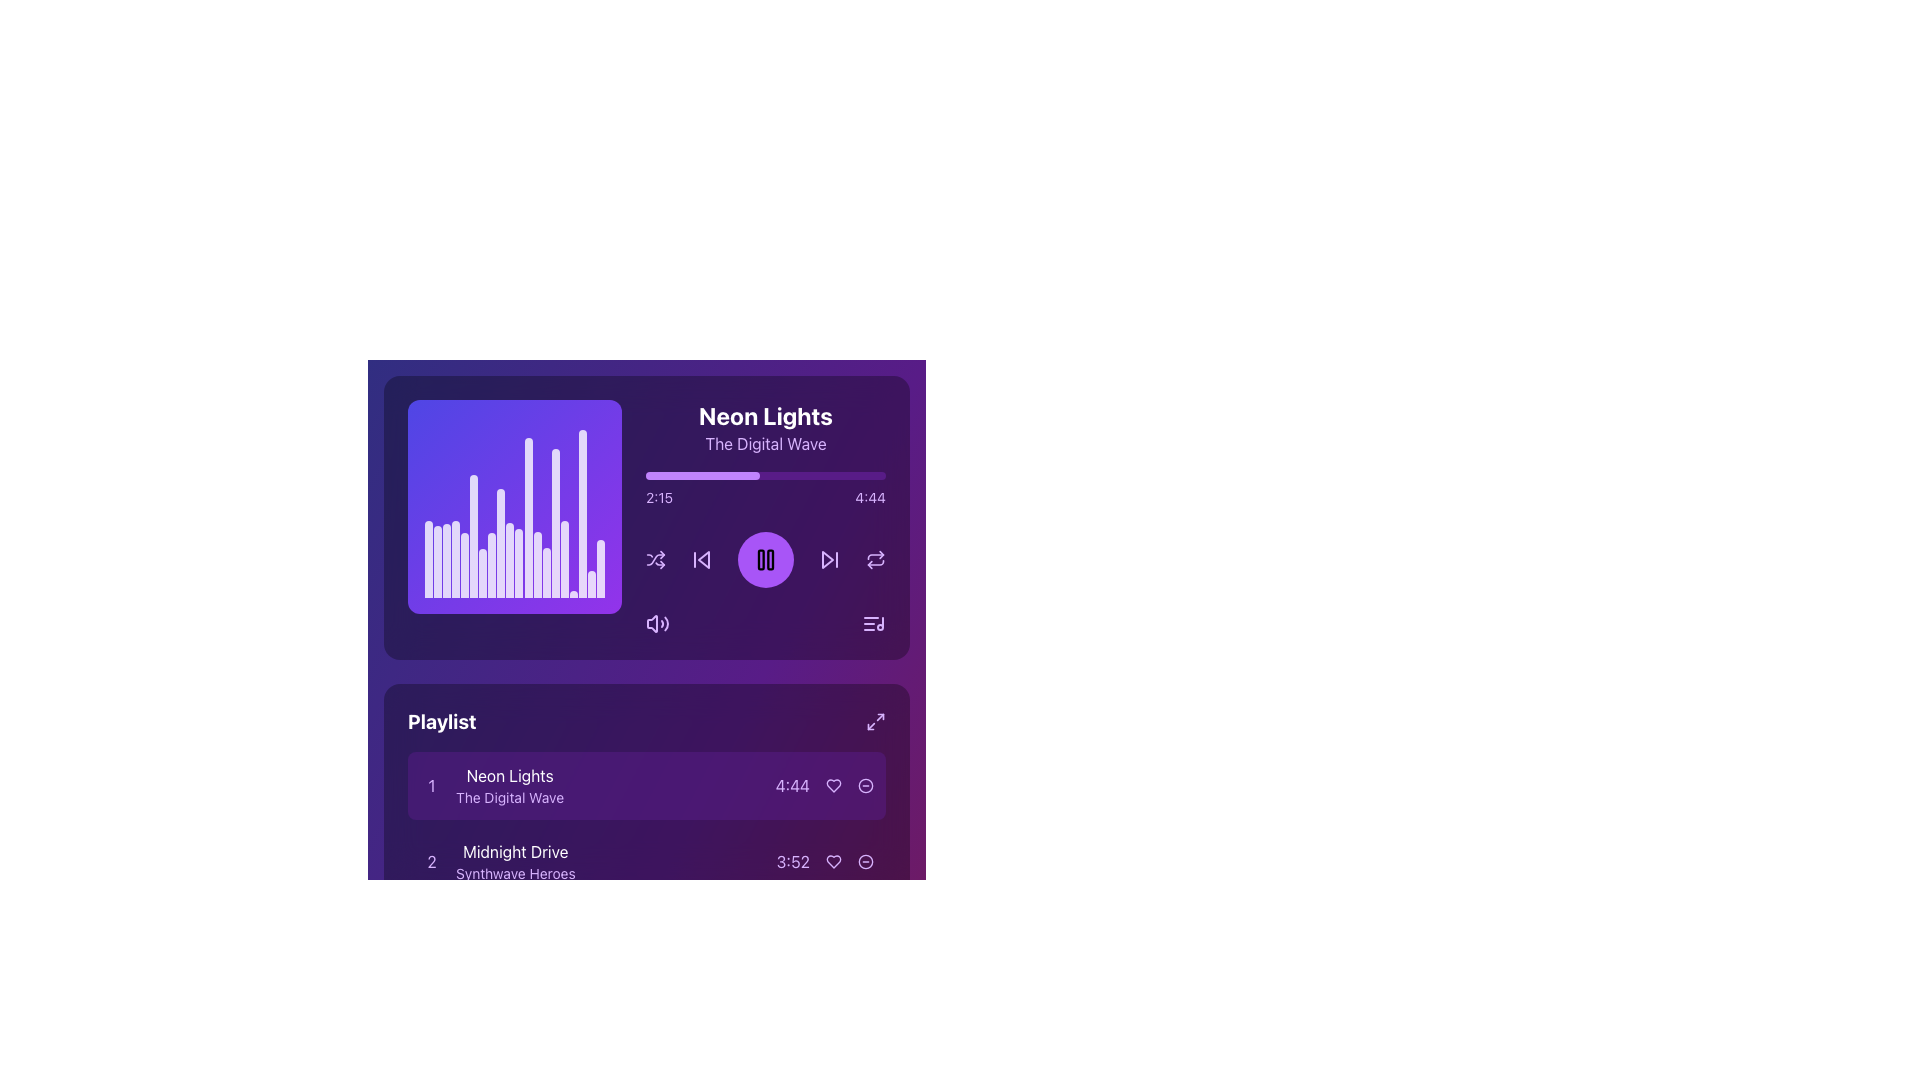  I want to click on the second segment of the SVG component in the playback controls area, which is related to playback functions like repeat or shuffle, so click(875, 556).